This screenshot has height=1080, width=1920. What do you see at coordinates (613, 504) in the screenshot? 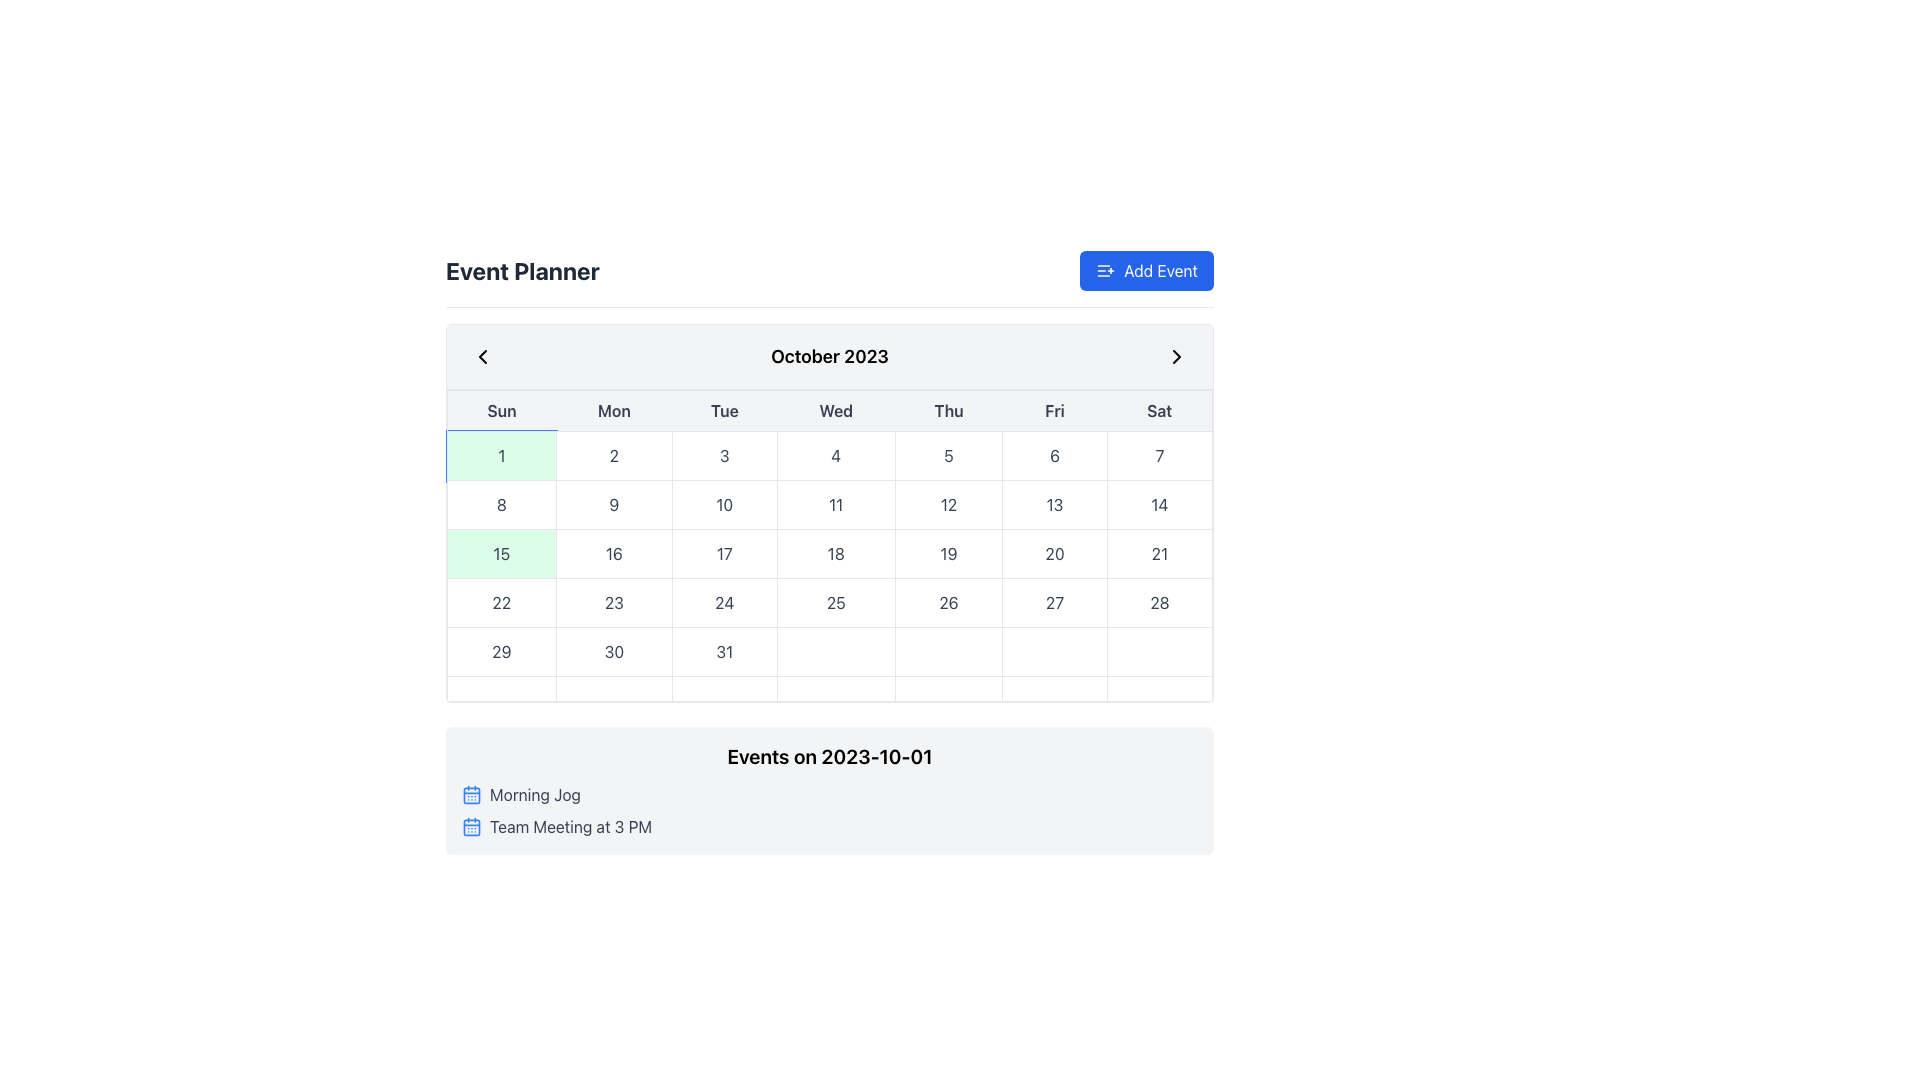
I see `the button labeled '9', which is the second button in a sequence of number buttons ranging from 8 to 14` at bounding box center [613, 504].